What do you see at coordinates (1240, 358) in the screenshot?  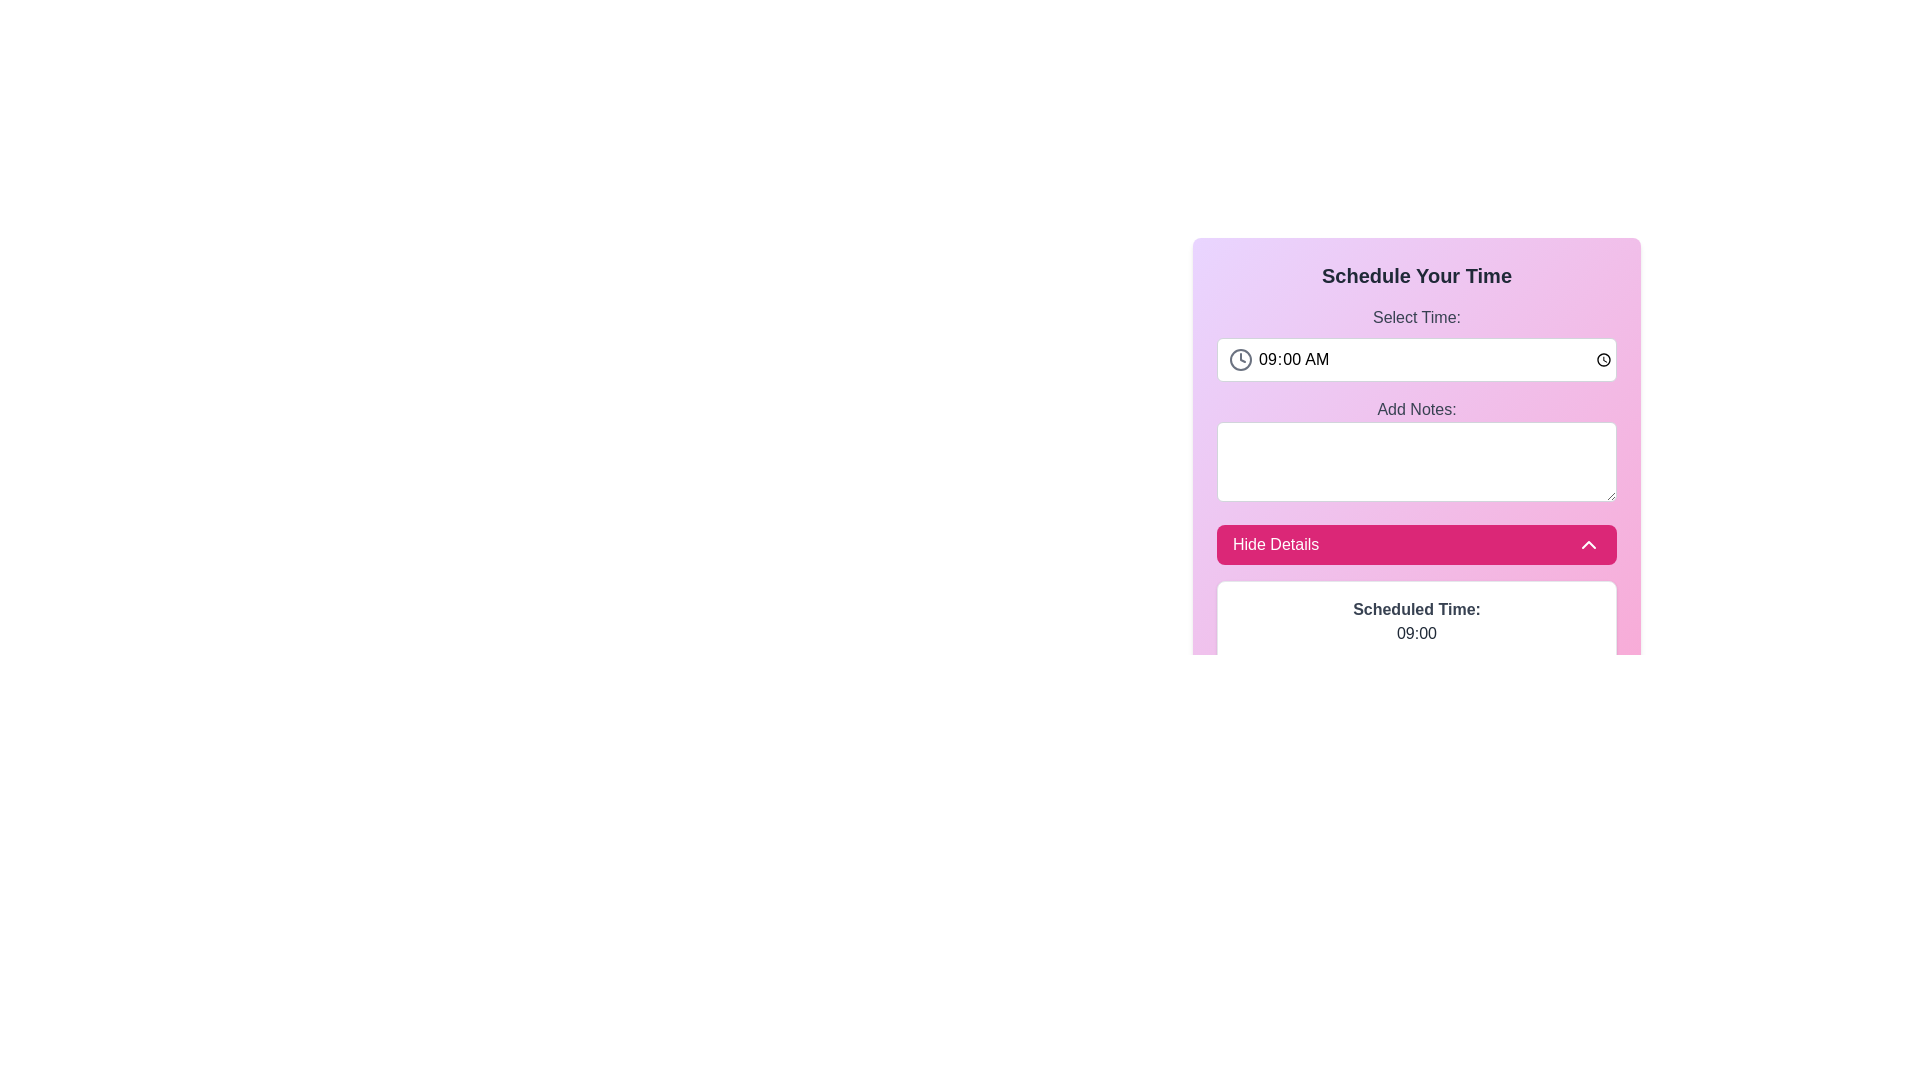 I see `the graphical representation of the clock's face located to the left of the 'Select Time' input field` at bounding box center [1240, 358].